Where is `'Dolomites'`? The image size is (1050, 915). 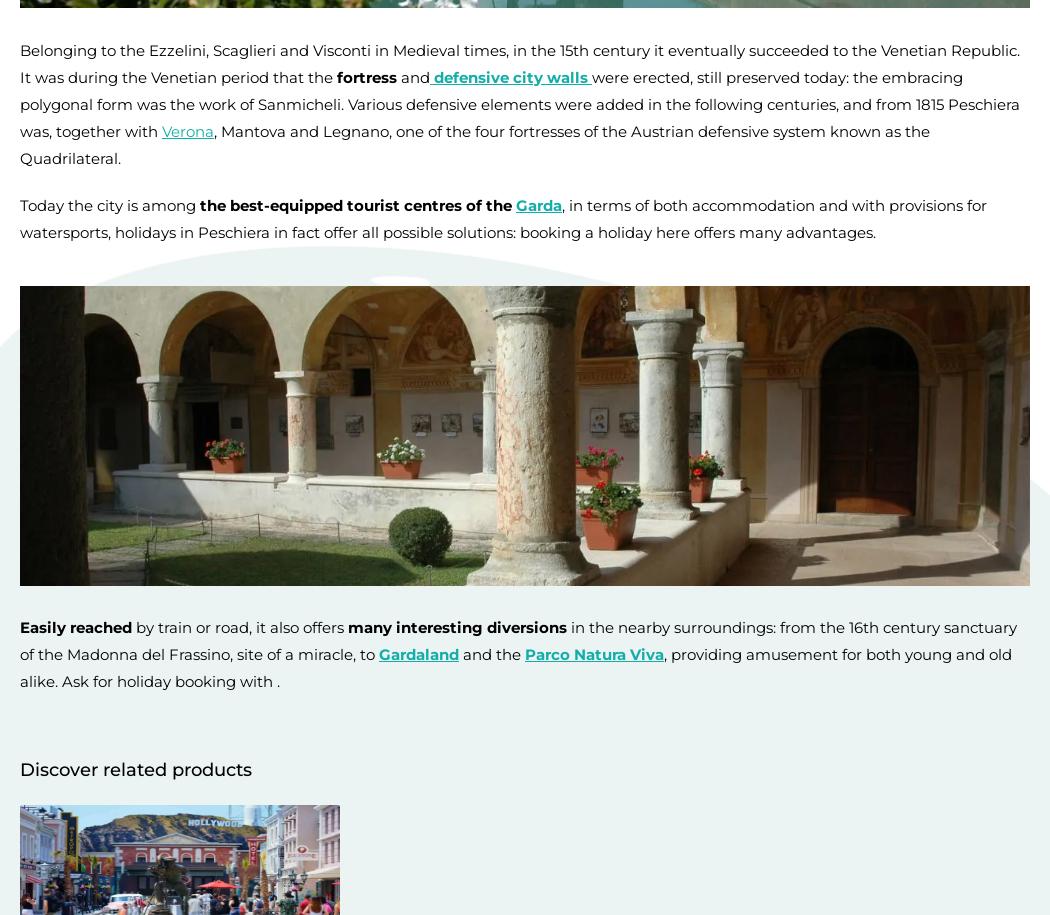
'Dolomites' is located at coordinates (56, 484).